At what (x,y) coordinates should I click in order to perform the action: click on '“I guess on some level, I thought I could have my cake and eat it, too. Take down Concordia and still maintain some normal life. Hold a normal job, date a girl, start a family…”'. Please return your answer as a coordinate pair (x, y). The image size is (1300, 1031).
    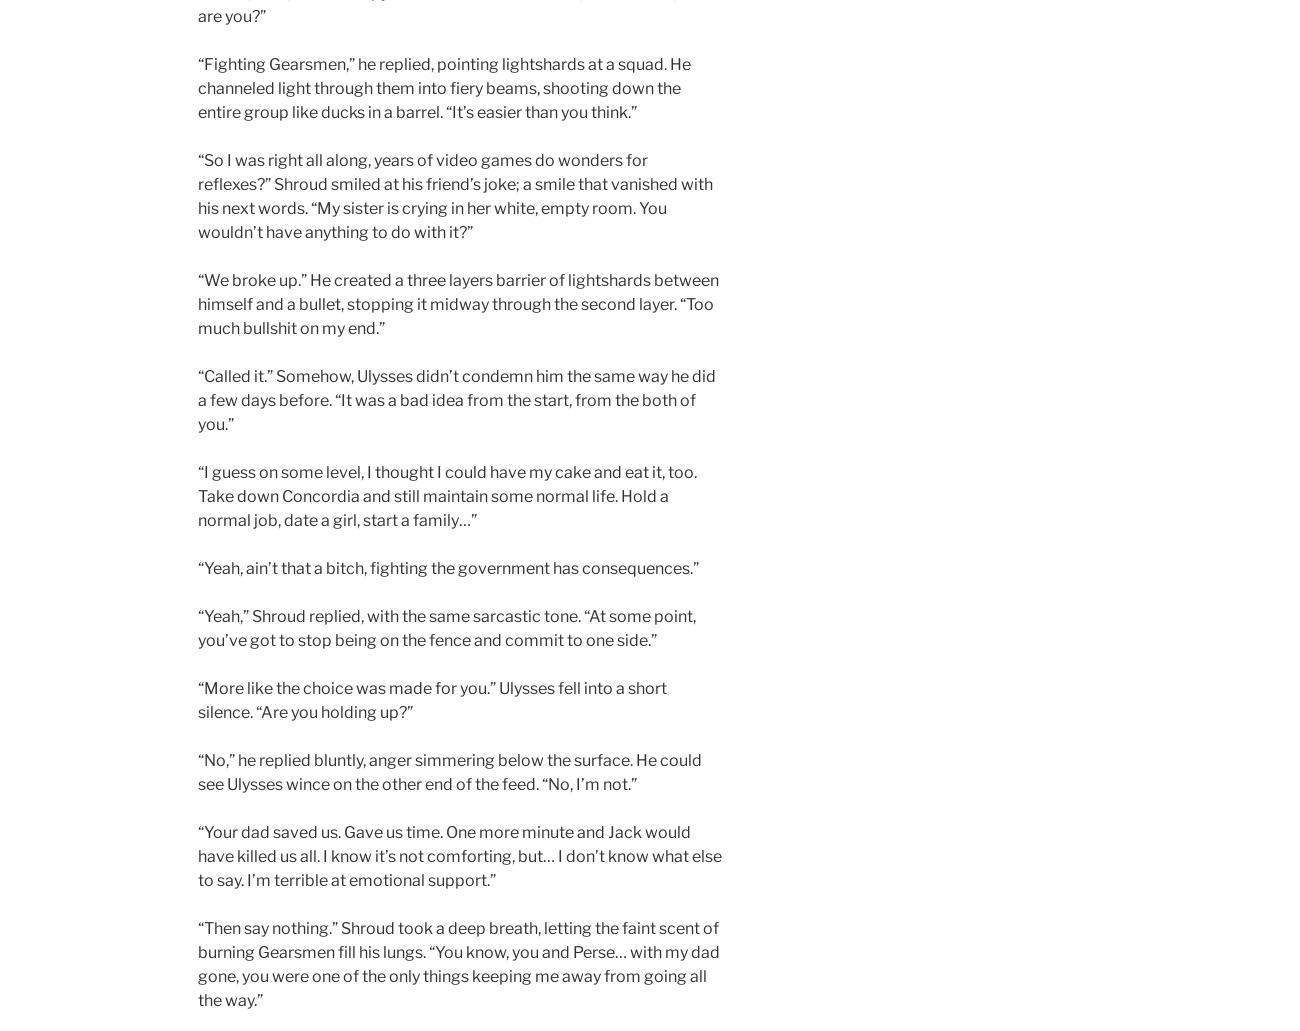
    Looking at the image, I should click on (446, 496).